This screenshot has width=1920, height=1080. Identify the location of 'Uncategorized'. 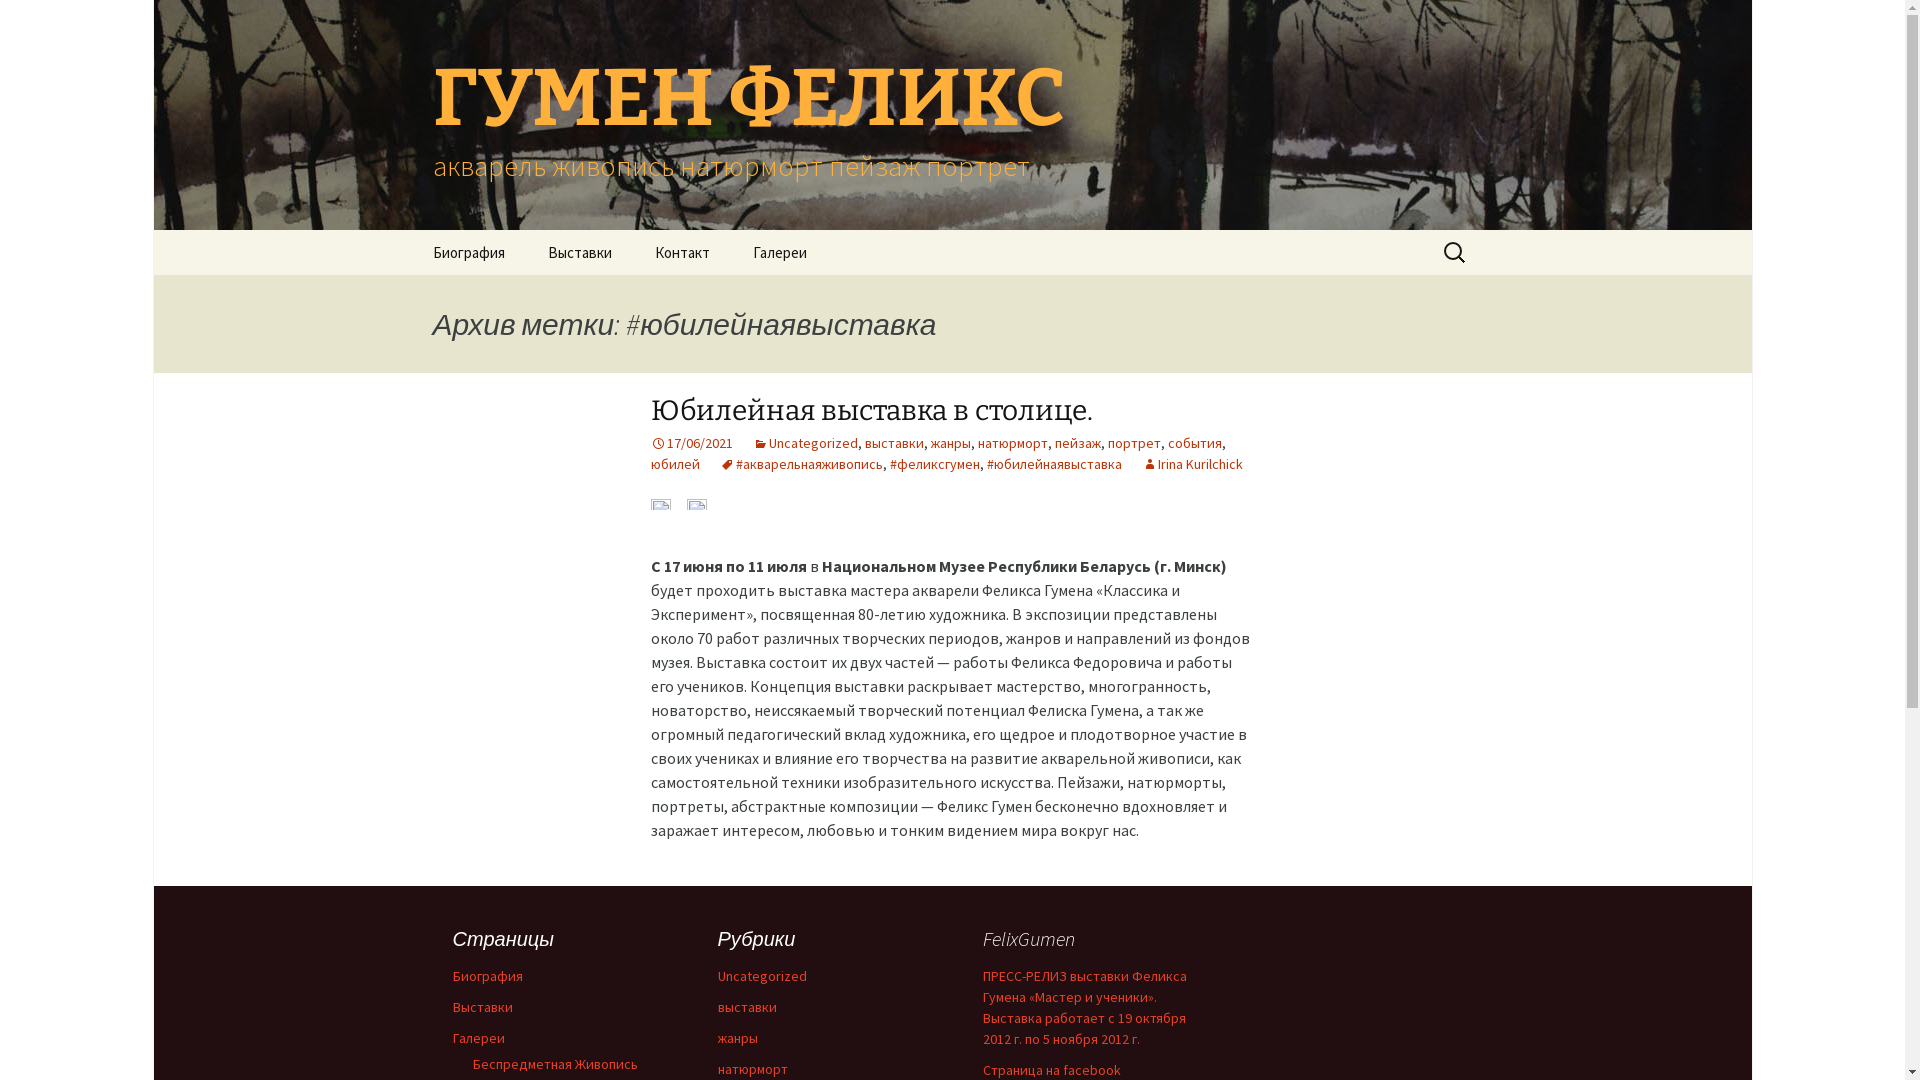
(761, 974).